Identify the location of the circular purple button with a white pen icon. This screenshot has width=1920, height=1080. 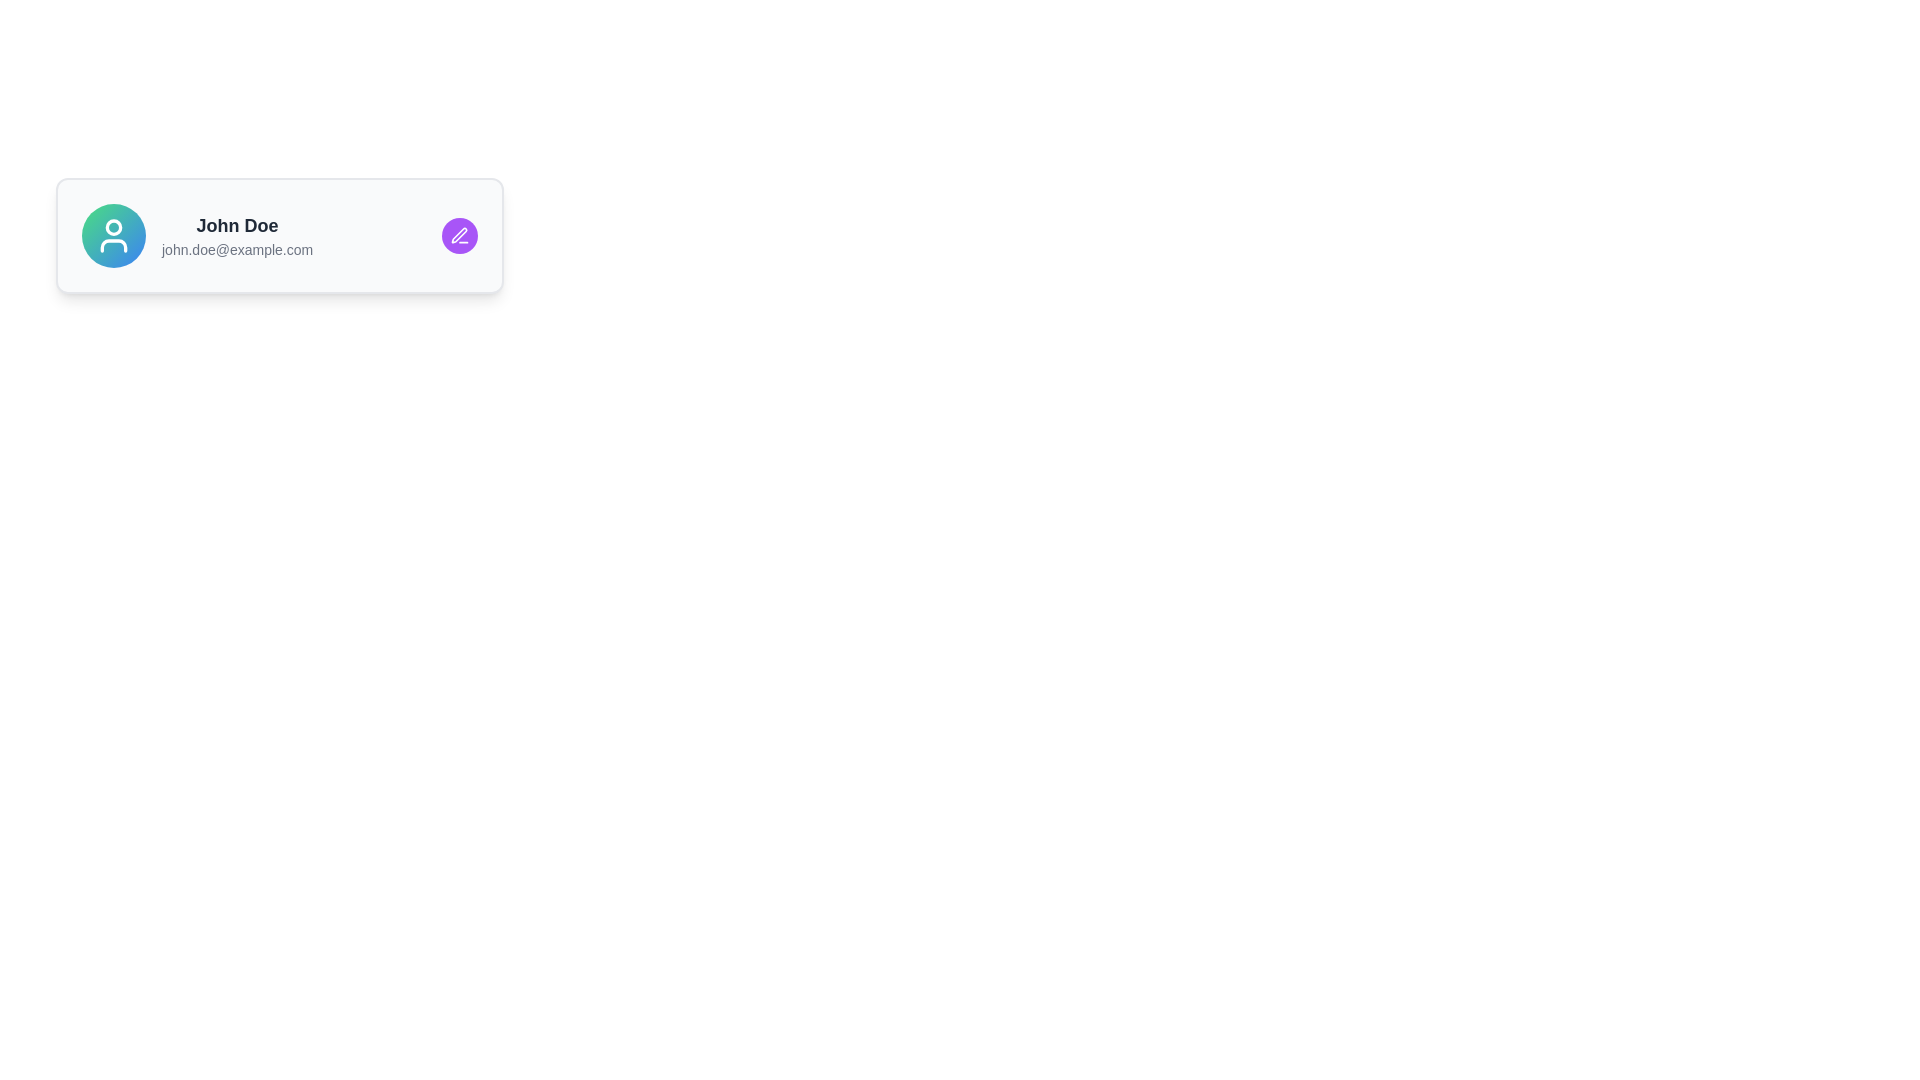
(459, 234).